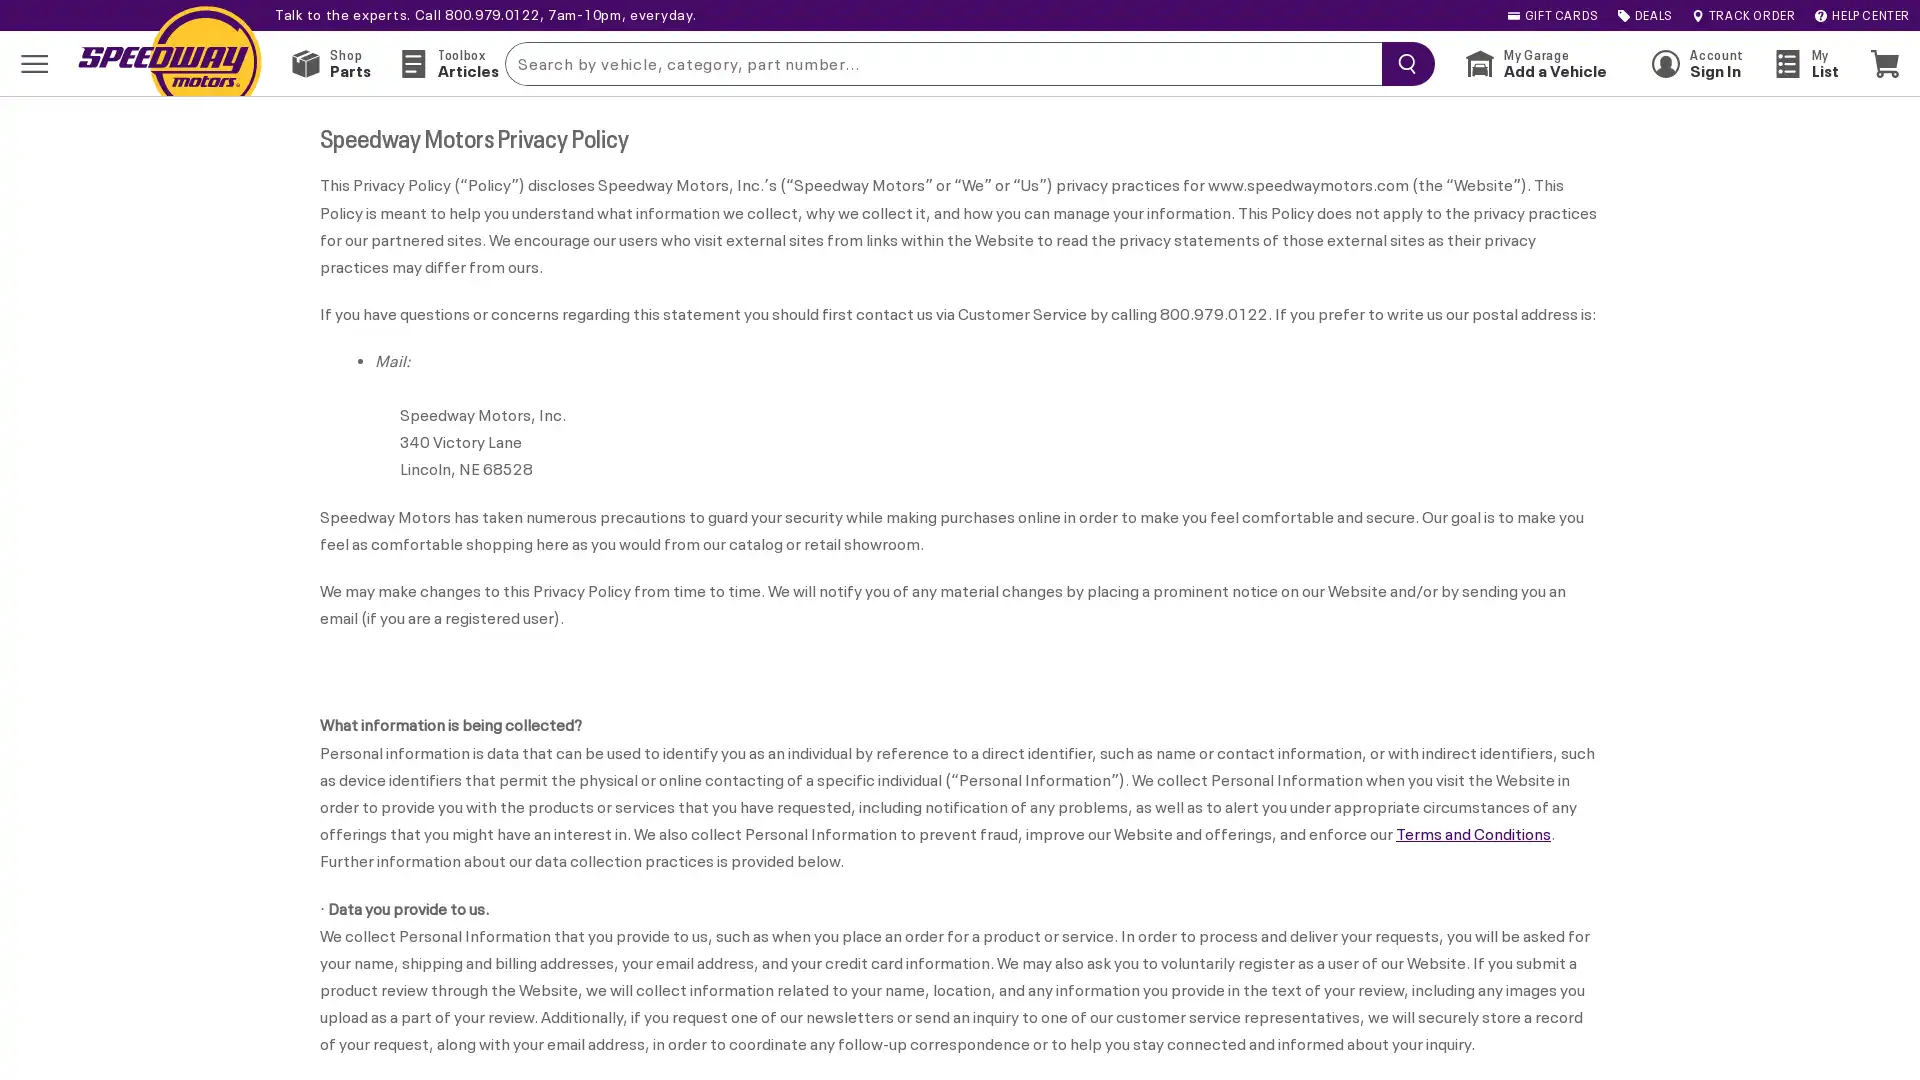  I want to click on searchButton, so click(1402, 61).